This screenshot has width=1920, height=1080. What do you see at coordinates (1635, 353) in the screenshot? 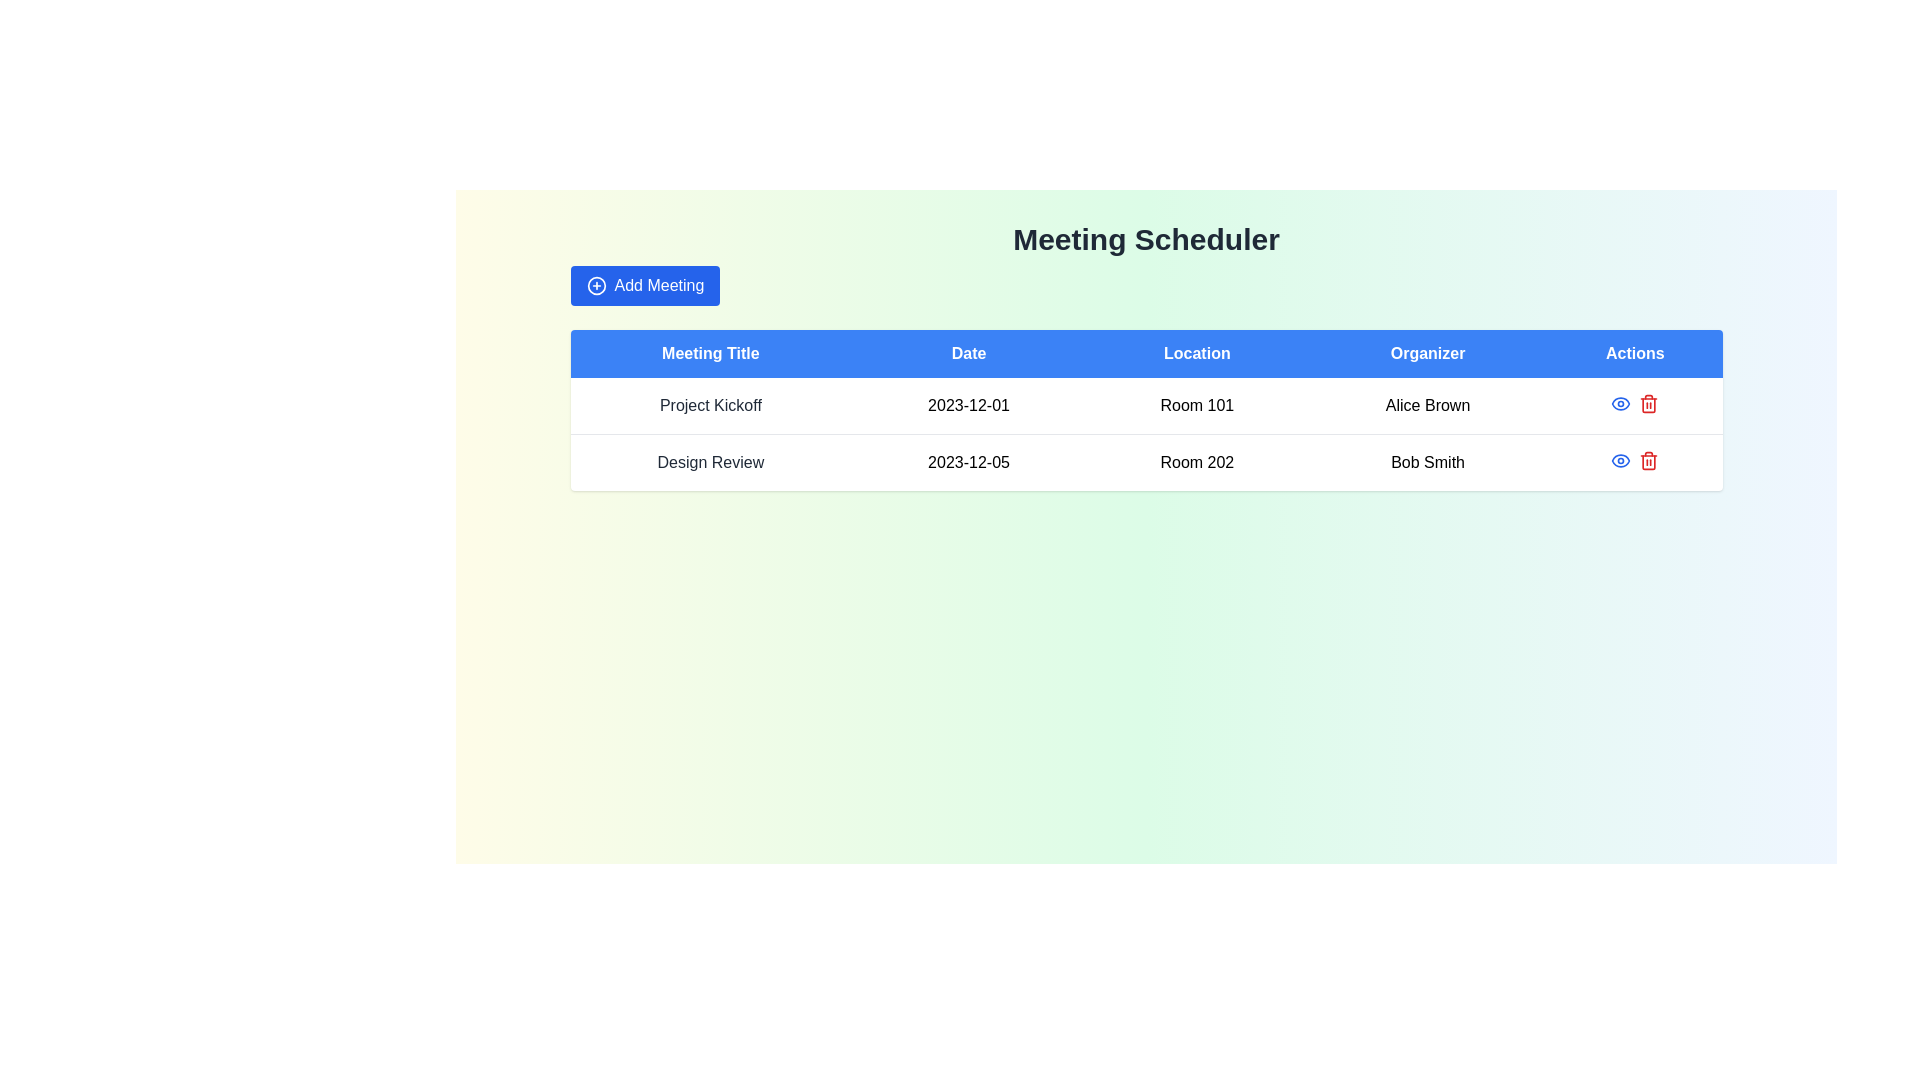
I see `the 'Actions' column header in the table, which is located at the top-right corner of the header section` at bounding box center [1635, 353].